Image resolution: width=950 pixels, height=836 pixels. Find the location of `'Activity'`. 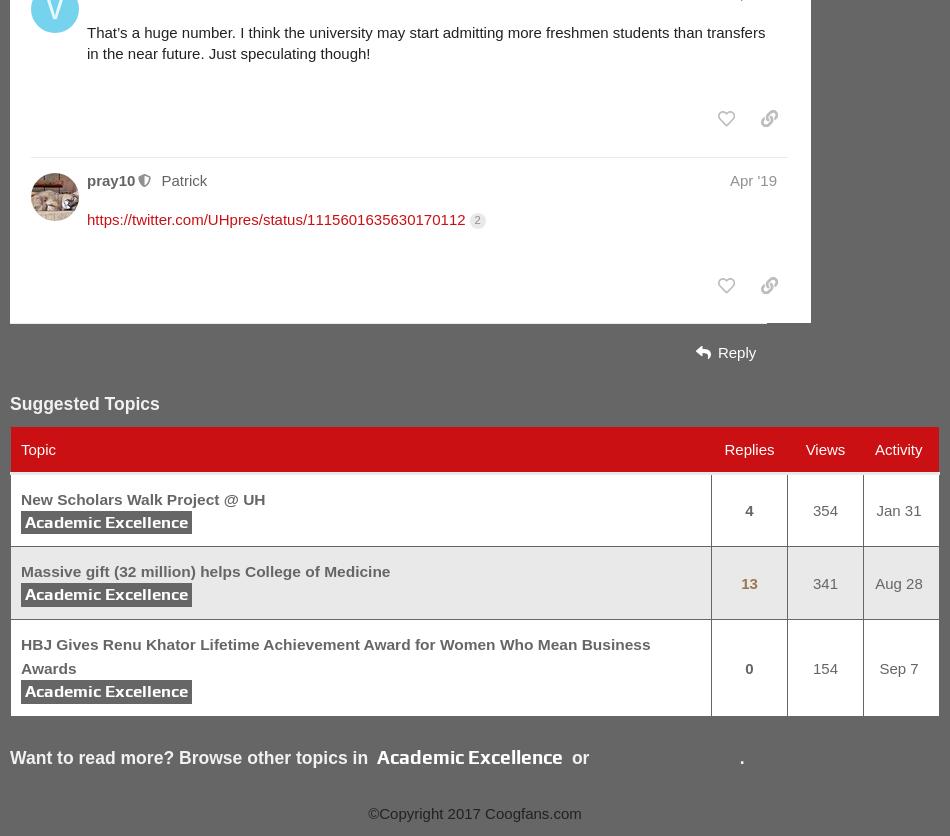

'Activity' is located at coordinates (897, 448).